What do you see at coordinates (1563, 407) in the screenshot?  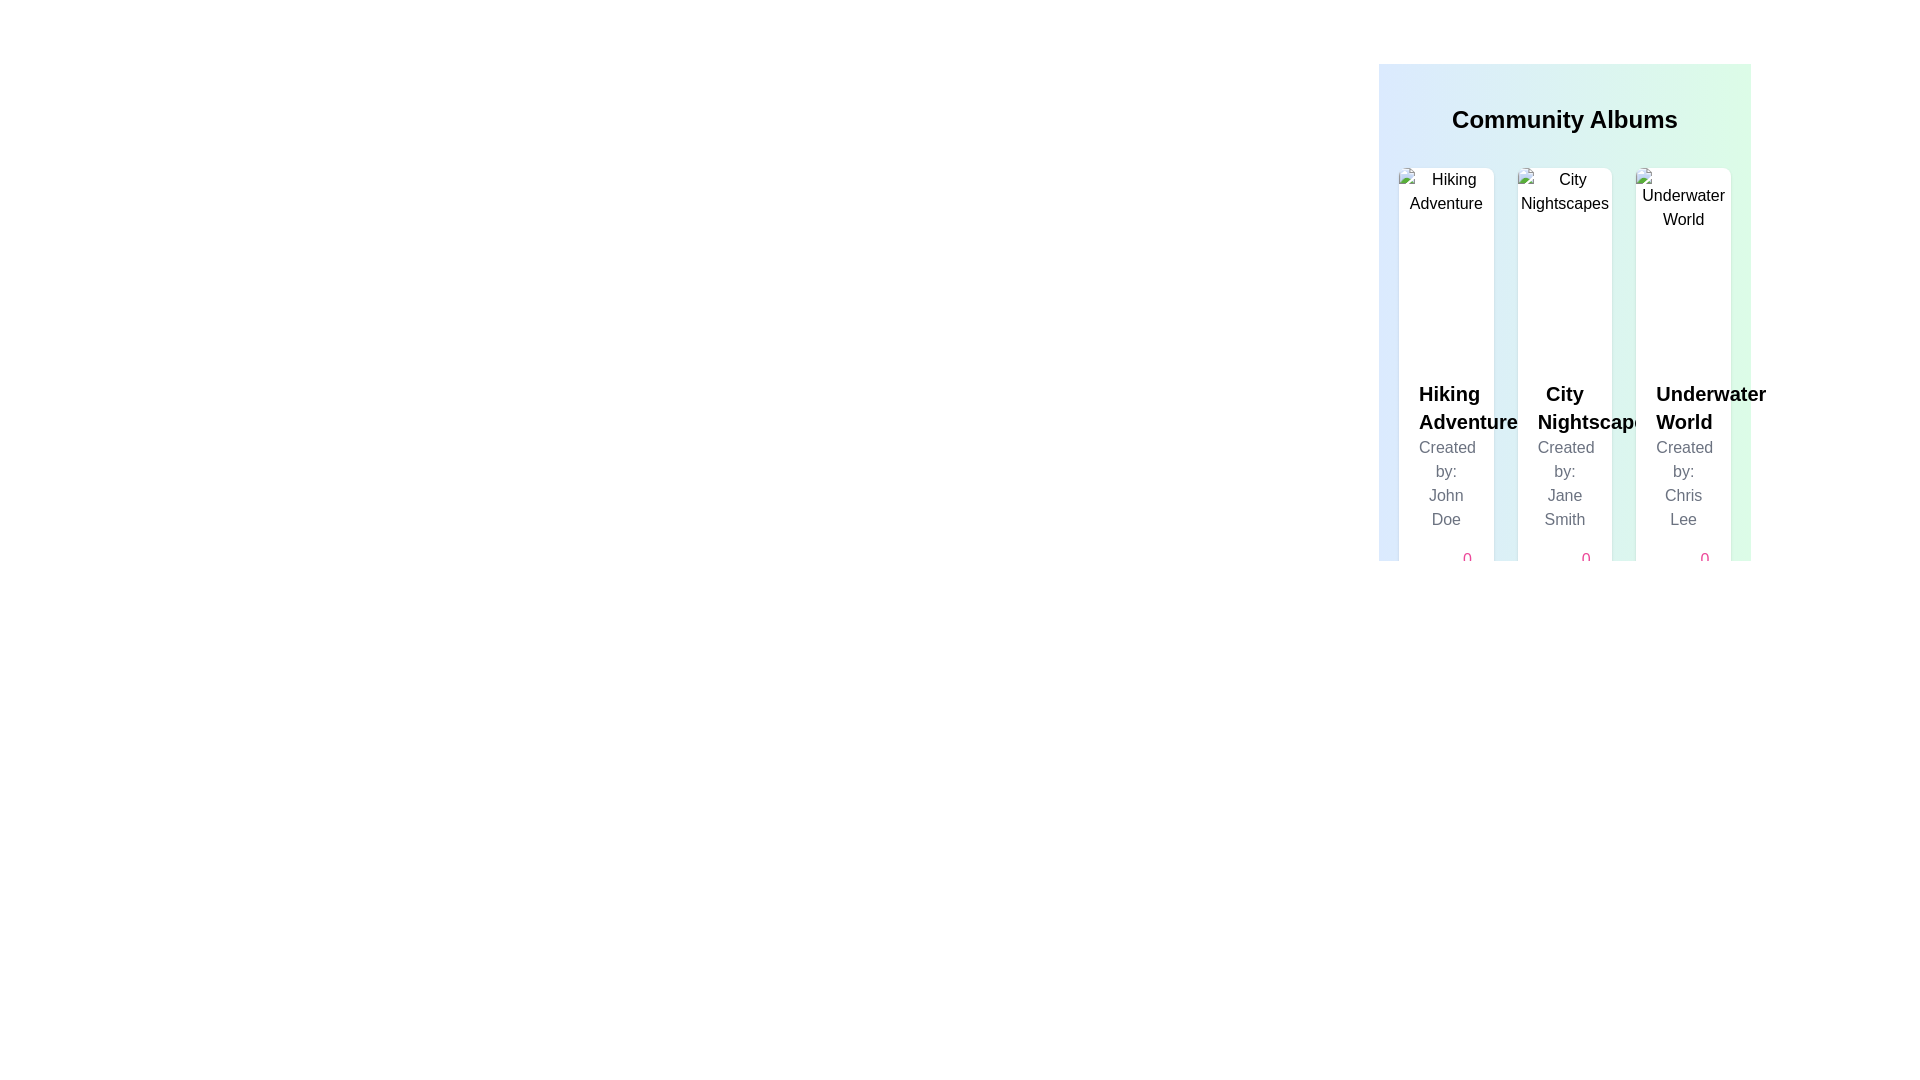 I see `the text label 'City Nightscapes', which is prominently styled with an extra-large font and bold weight, located in the middle column of the 'Community Albums' section` at bounding box center [1563, 407].